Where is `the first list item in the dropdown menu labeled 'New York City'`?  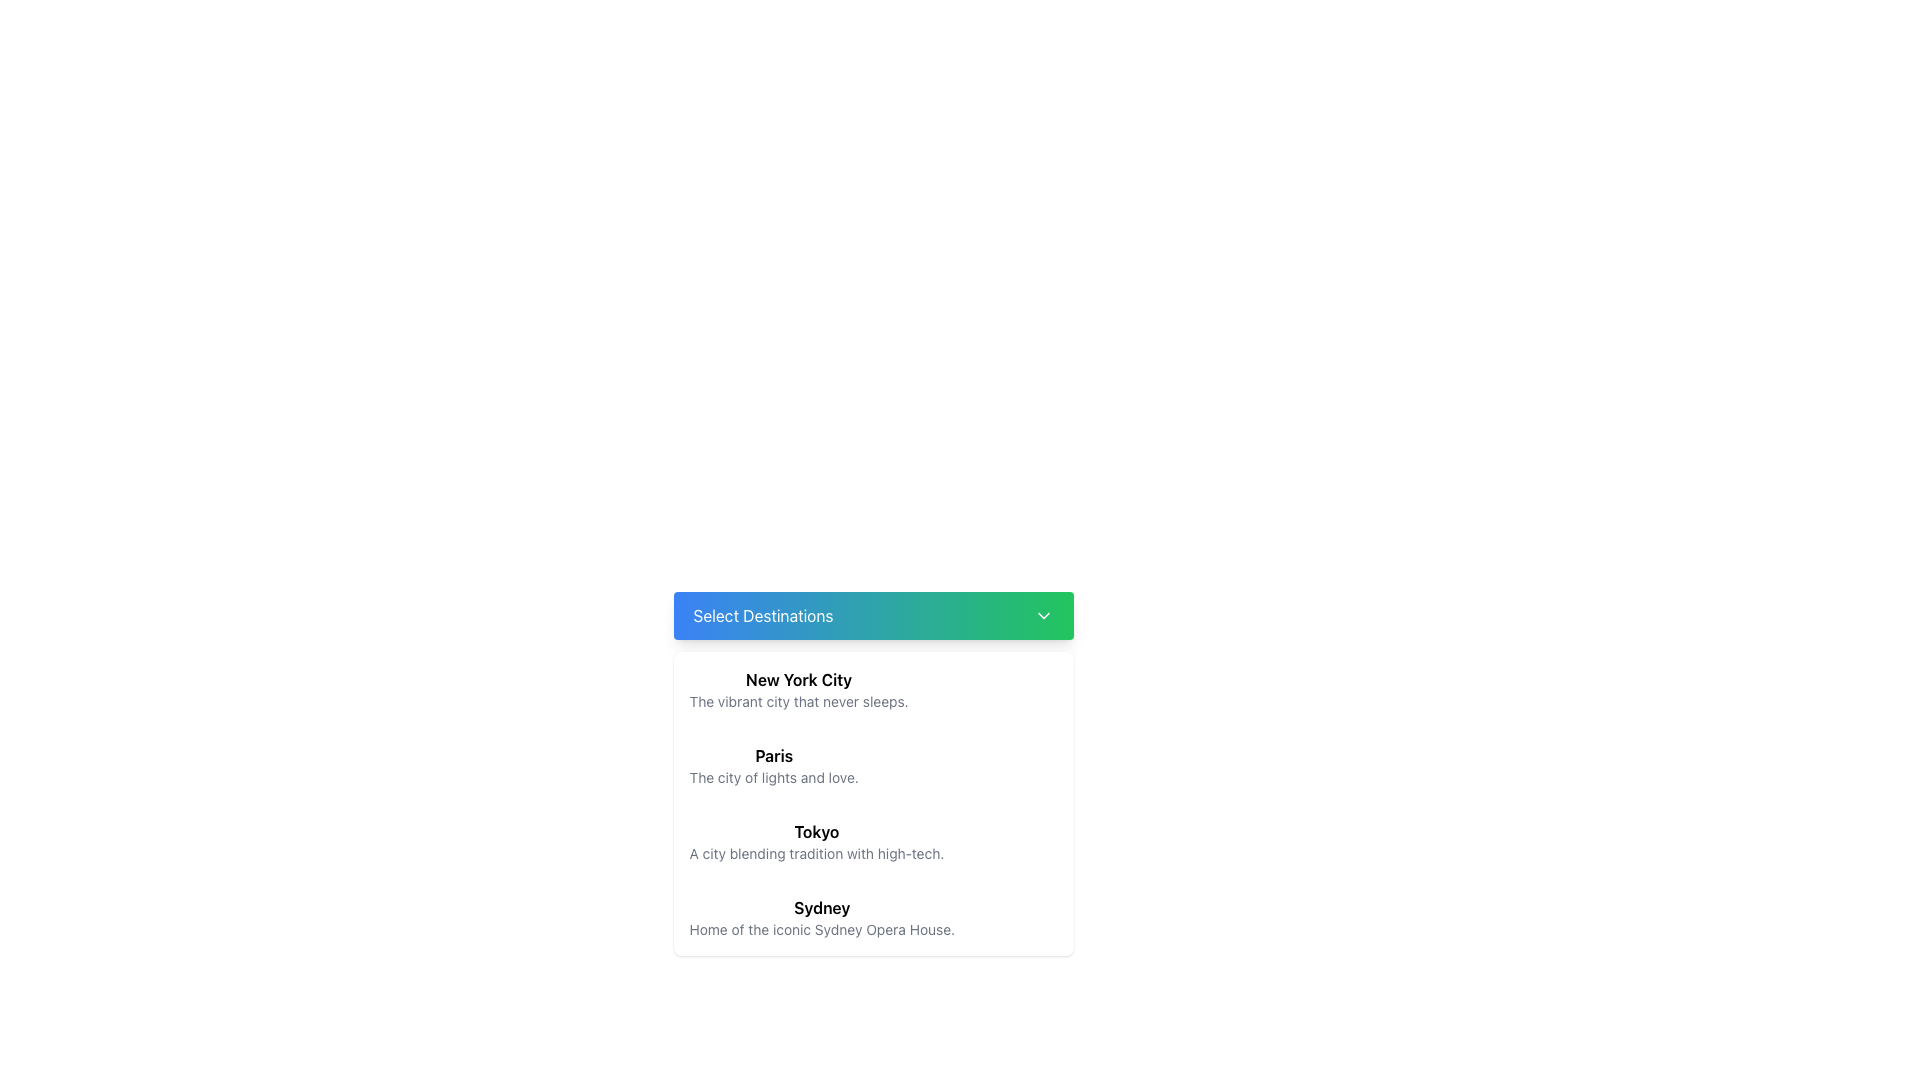 the first list item in the dropdown menu labeled 'New York City' is located at coordinates (873, 689).